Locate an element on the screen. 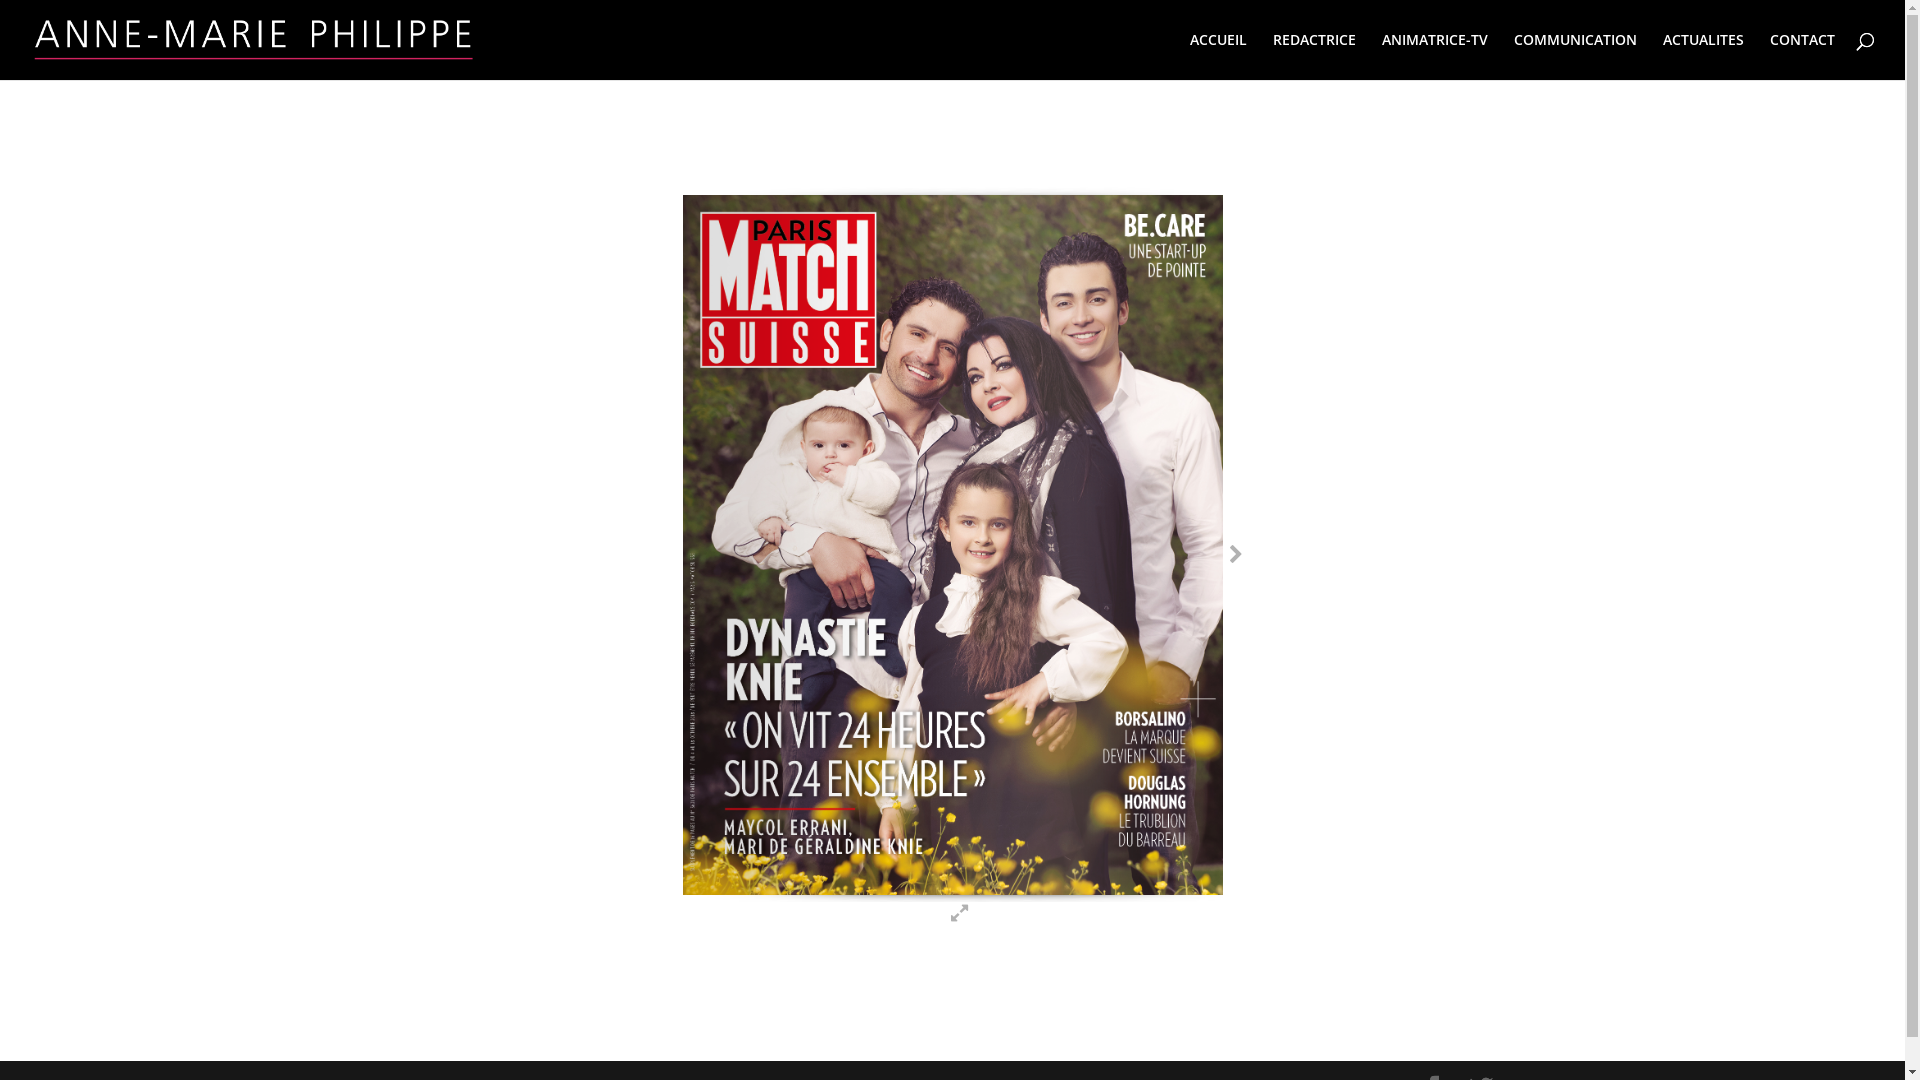 This screenshot has width=1920, height=1080. 'ACTUALITES' is located at coordinates (1702, 55).